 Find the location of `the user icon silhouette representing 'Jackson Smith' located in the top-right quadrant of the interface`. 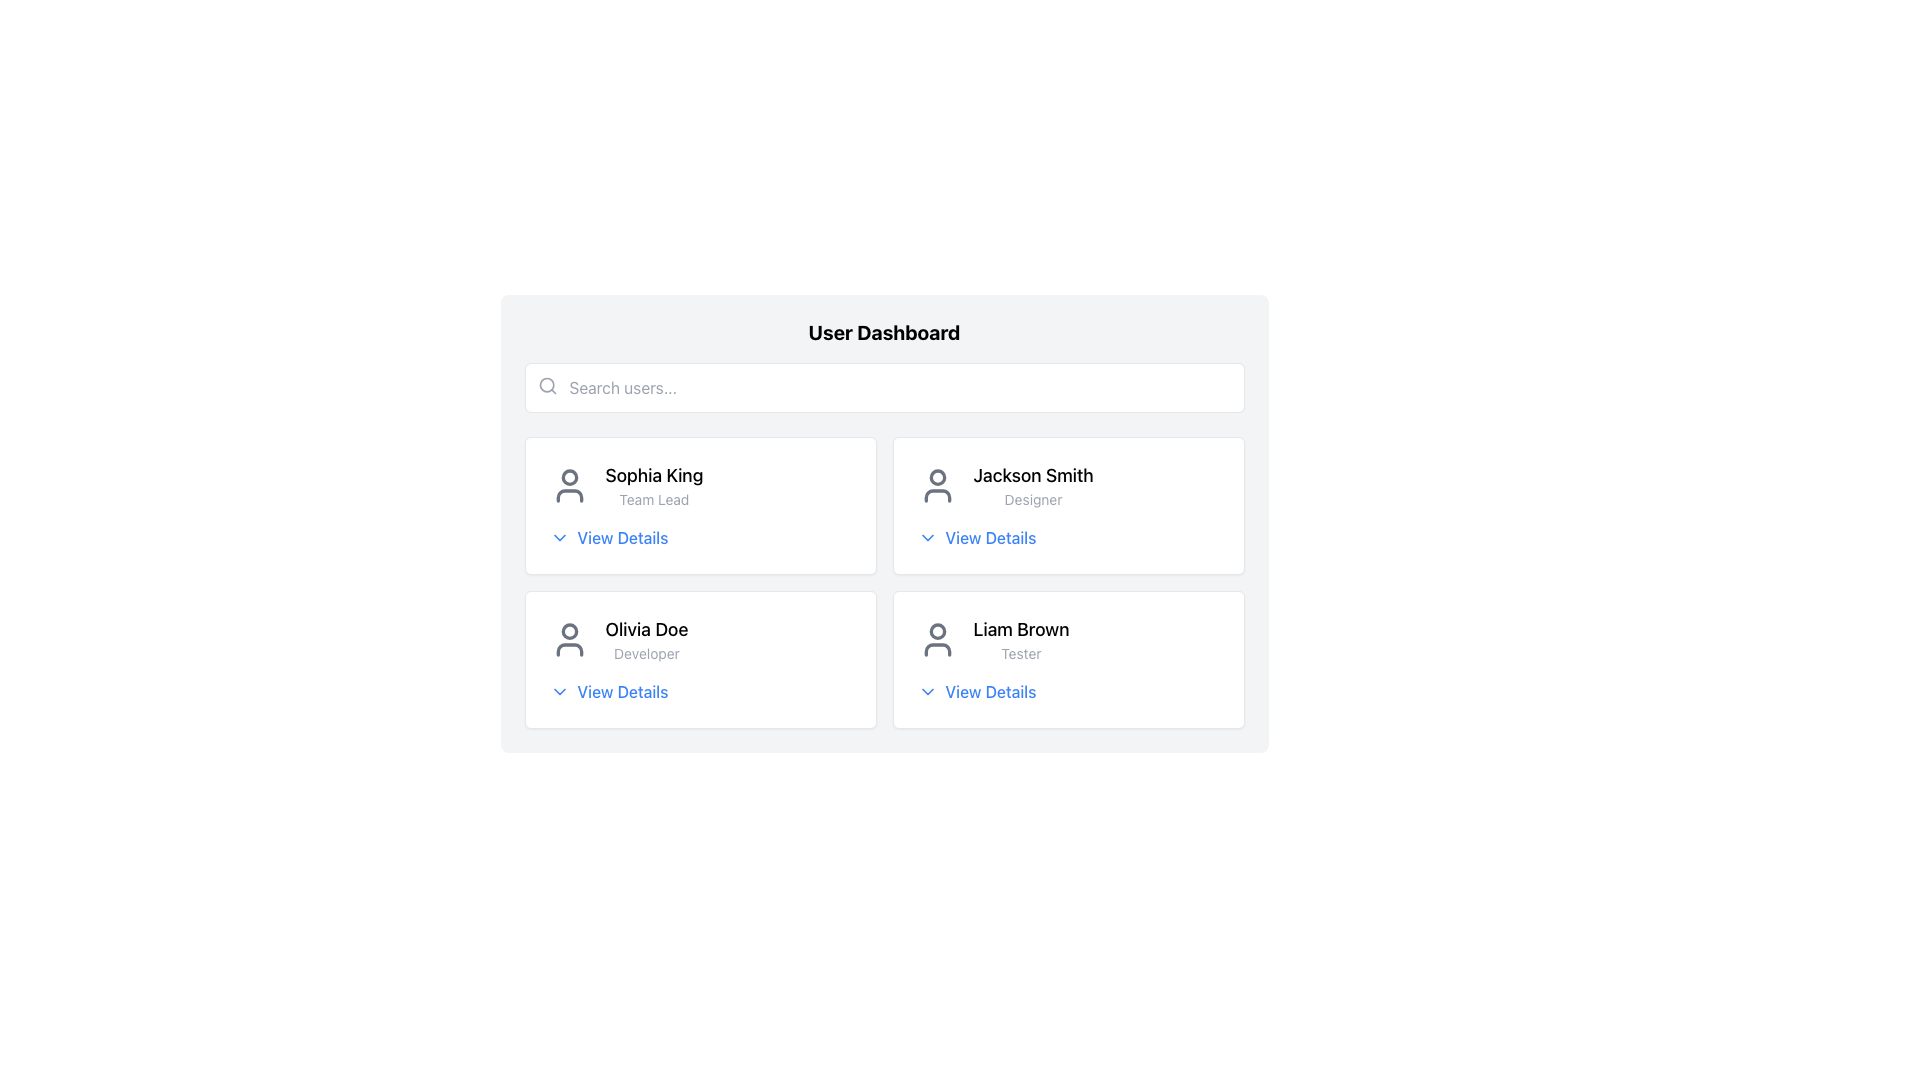

the user icon silhouette representing 'Jackson Smith' located in the top-right quadrant of the interface is located at coordinates (936, 495).